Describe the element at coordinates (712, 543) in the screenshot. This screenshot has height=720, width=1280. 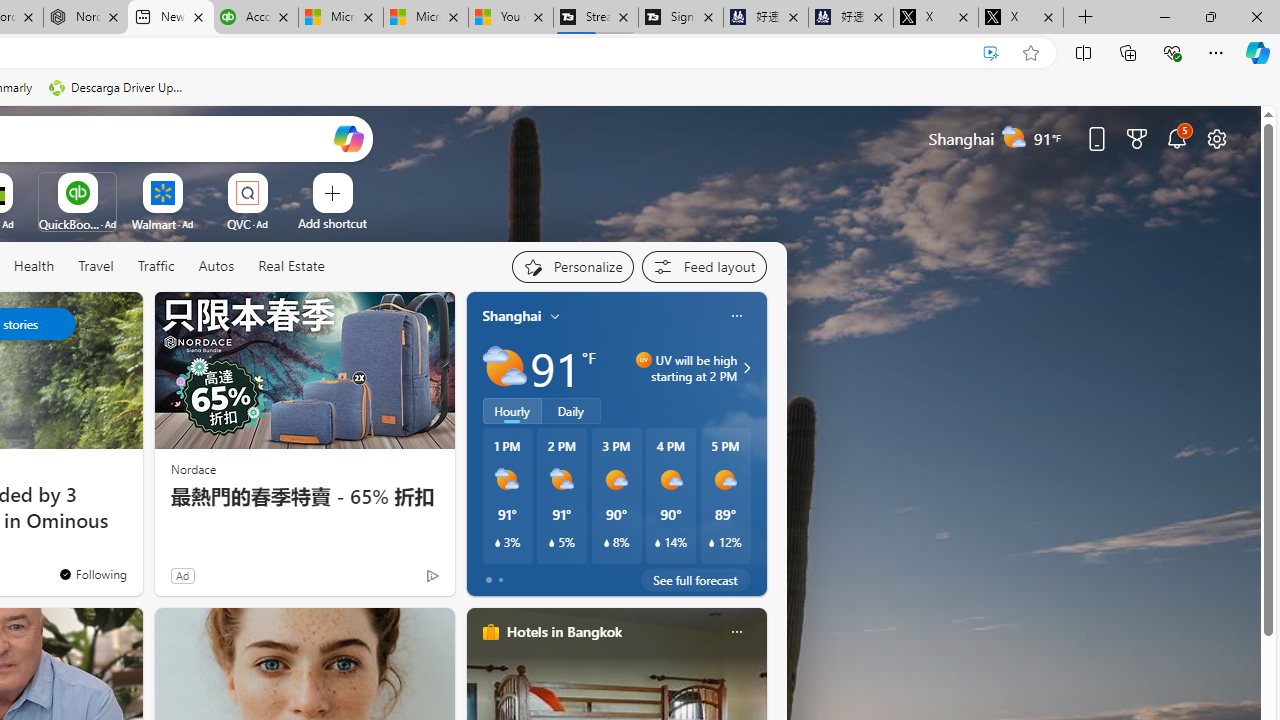
I see `'Class: weather-current-precipitation-glyph'` at that location.